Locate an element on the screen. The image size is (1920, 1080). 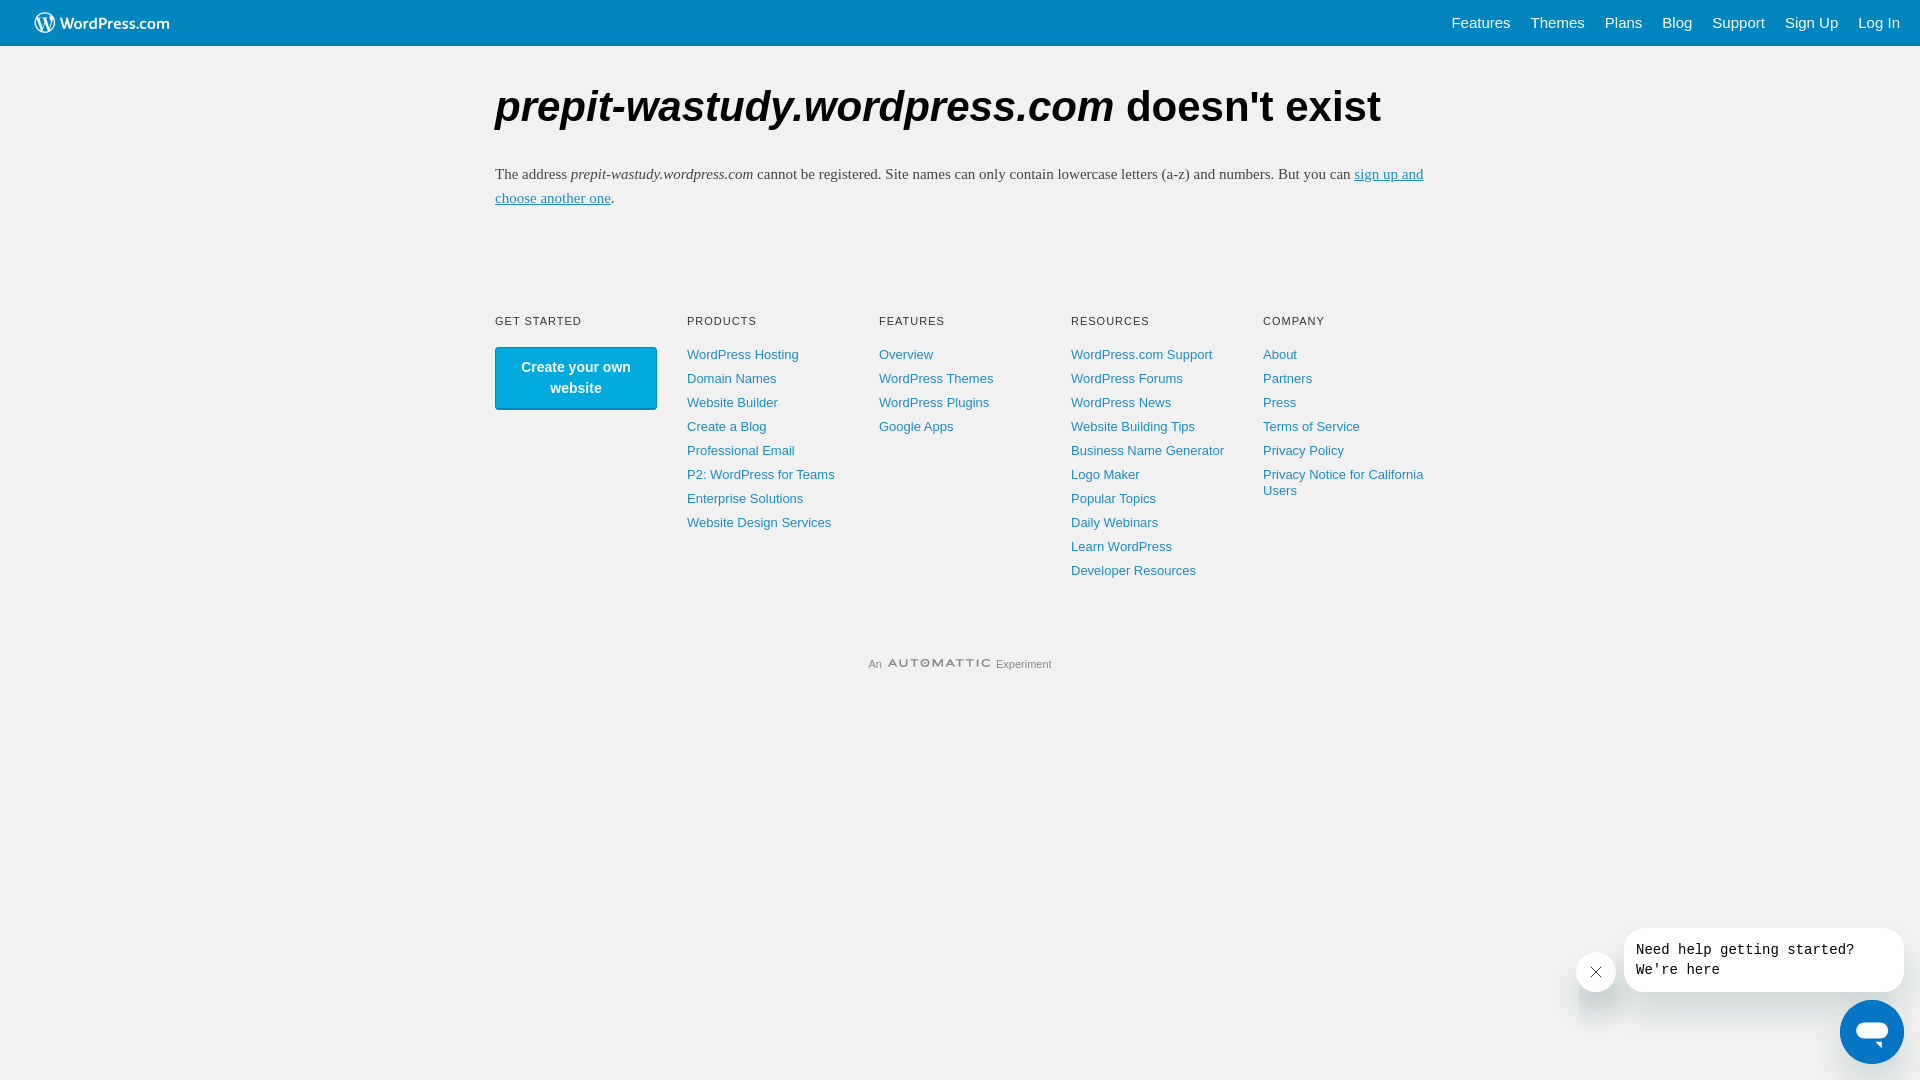
'Learn WordPress' is located at coordinates (1121, 546).